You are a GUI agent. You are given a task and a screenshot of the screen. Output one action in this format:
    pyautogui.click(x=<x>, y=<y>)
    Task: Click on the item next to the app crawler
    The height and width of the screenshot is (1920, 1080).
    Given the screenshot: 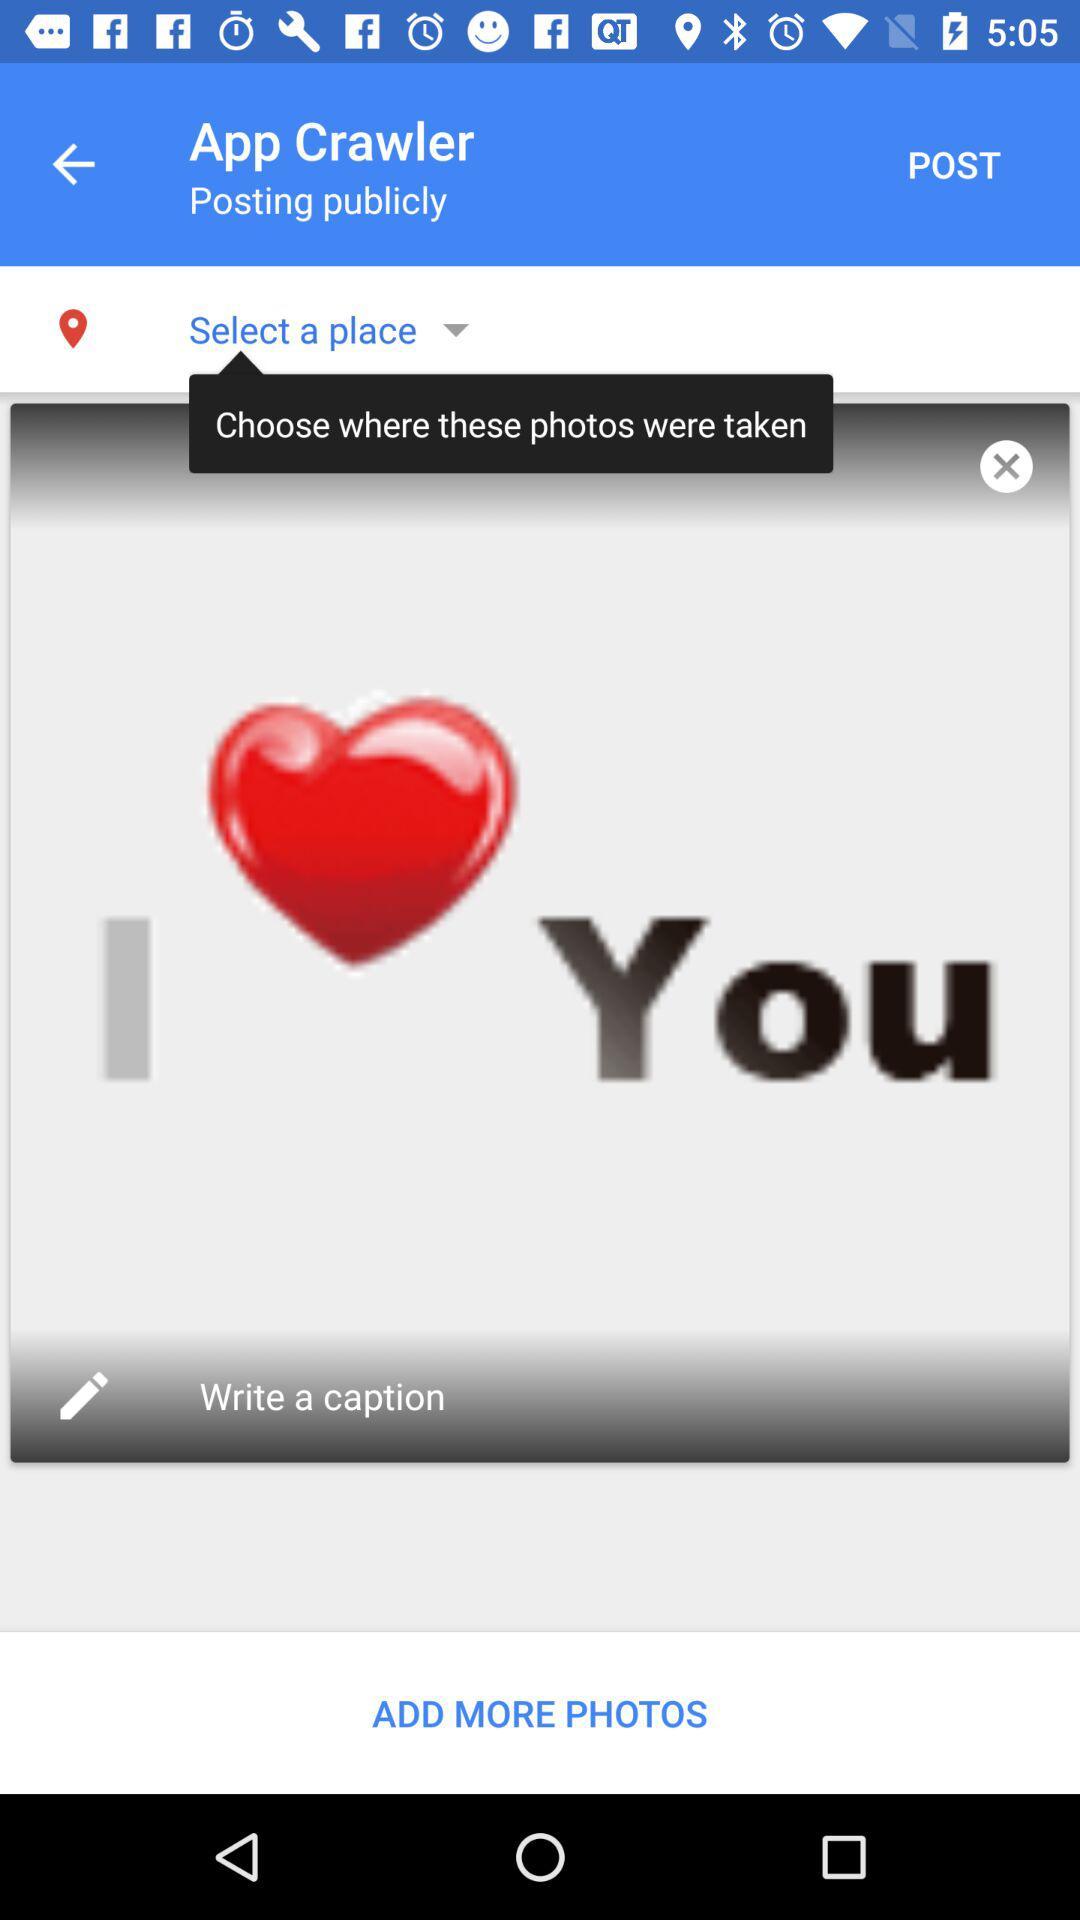 What is the action you would take?
    pyautogui.click(x=952, y=164)
    